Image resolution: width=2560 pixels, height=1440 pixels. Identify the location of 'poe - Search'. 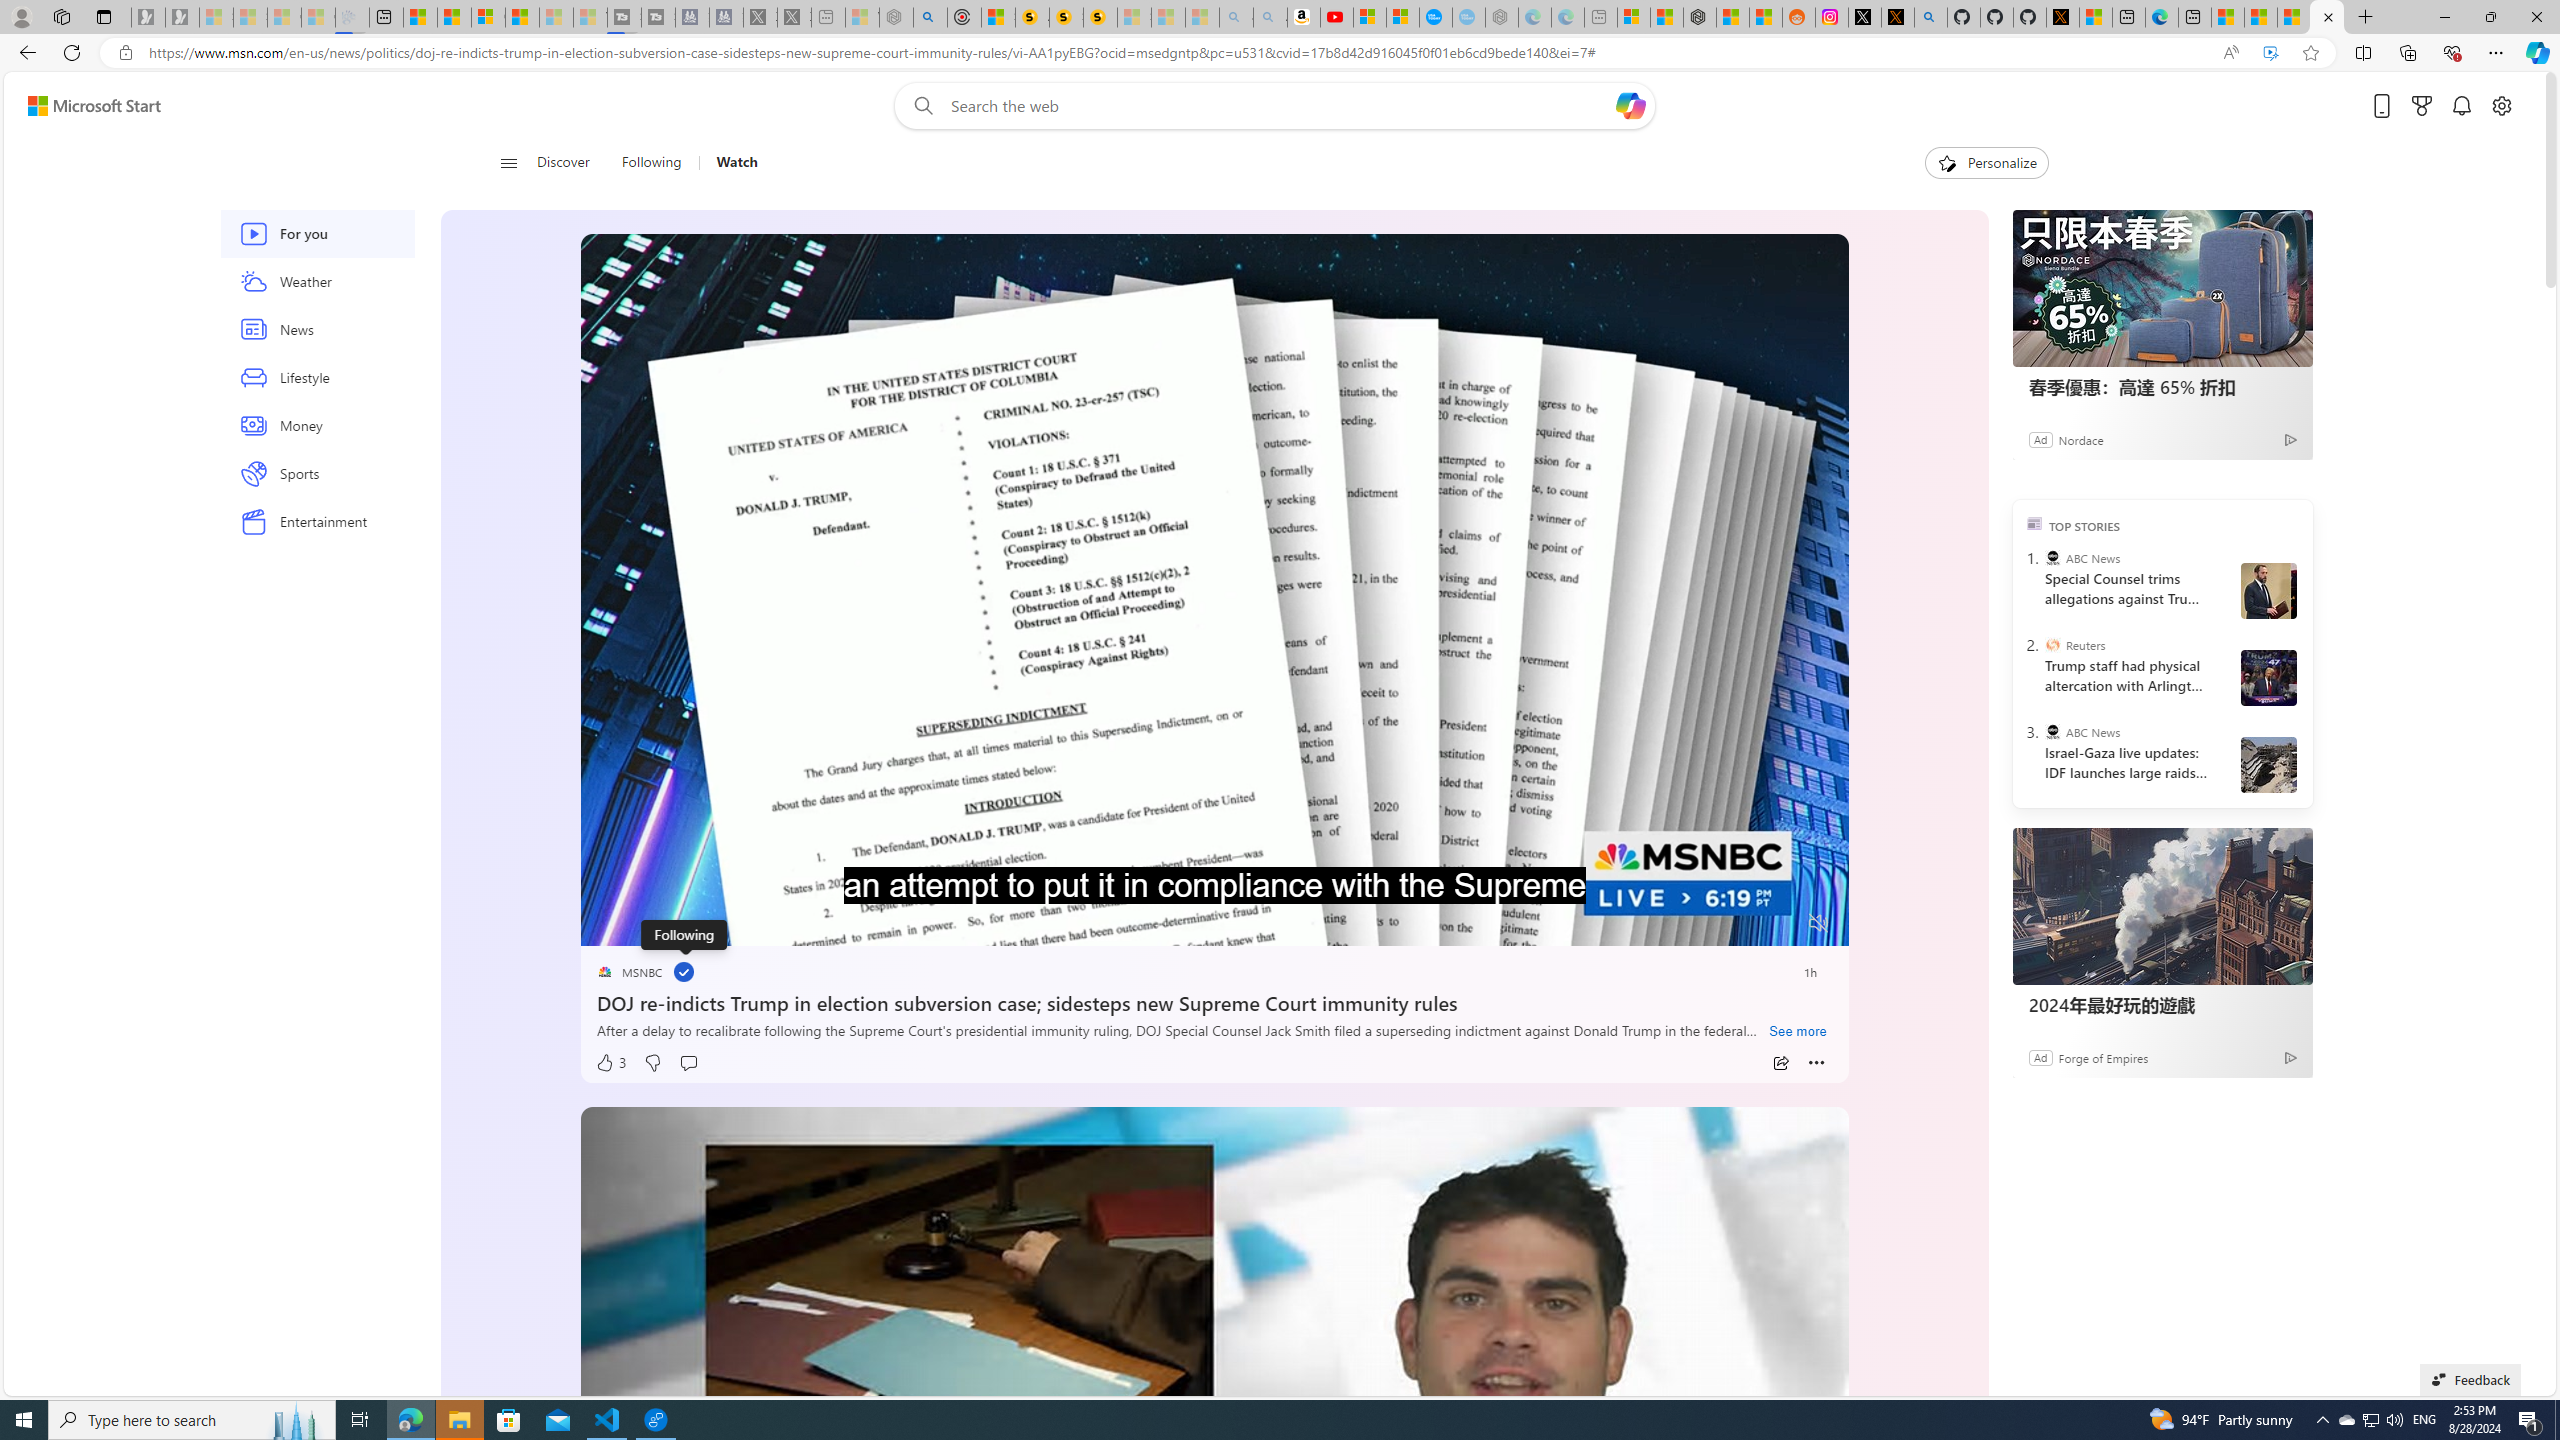
(929, 16).